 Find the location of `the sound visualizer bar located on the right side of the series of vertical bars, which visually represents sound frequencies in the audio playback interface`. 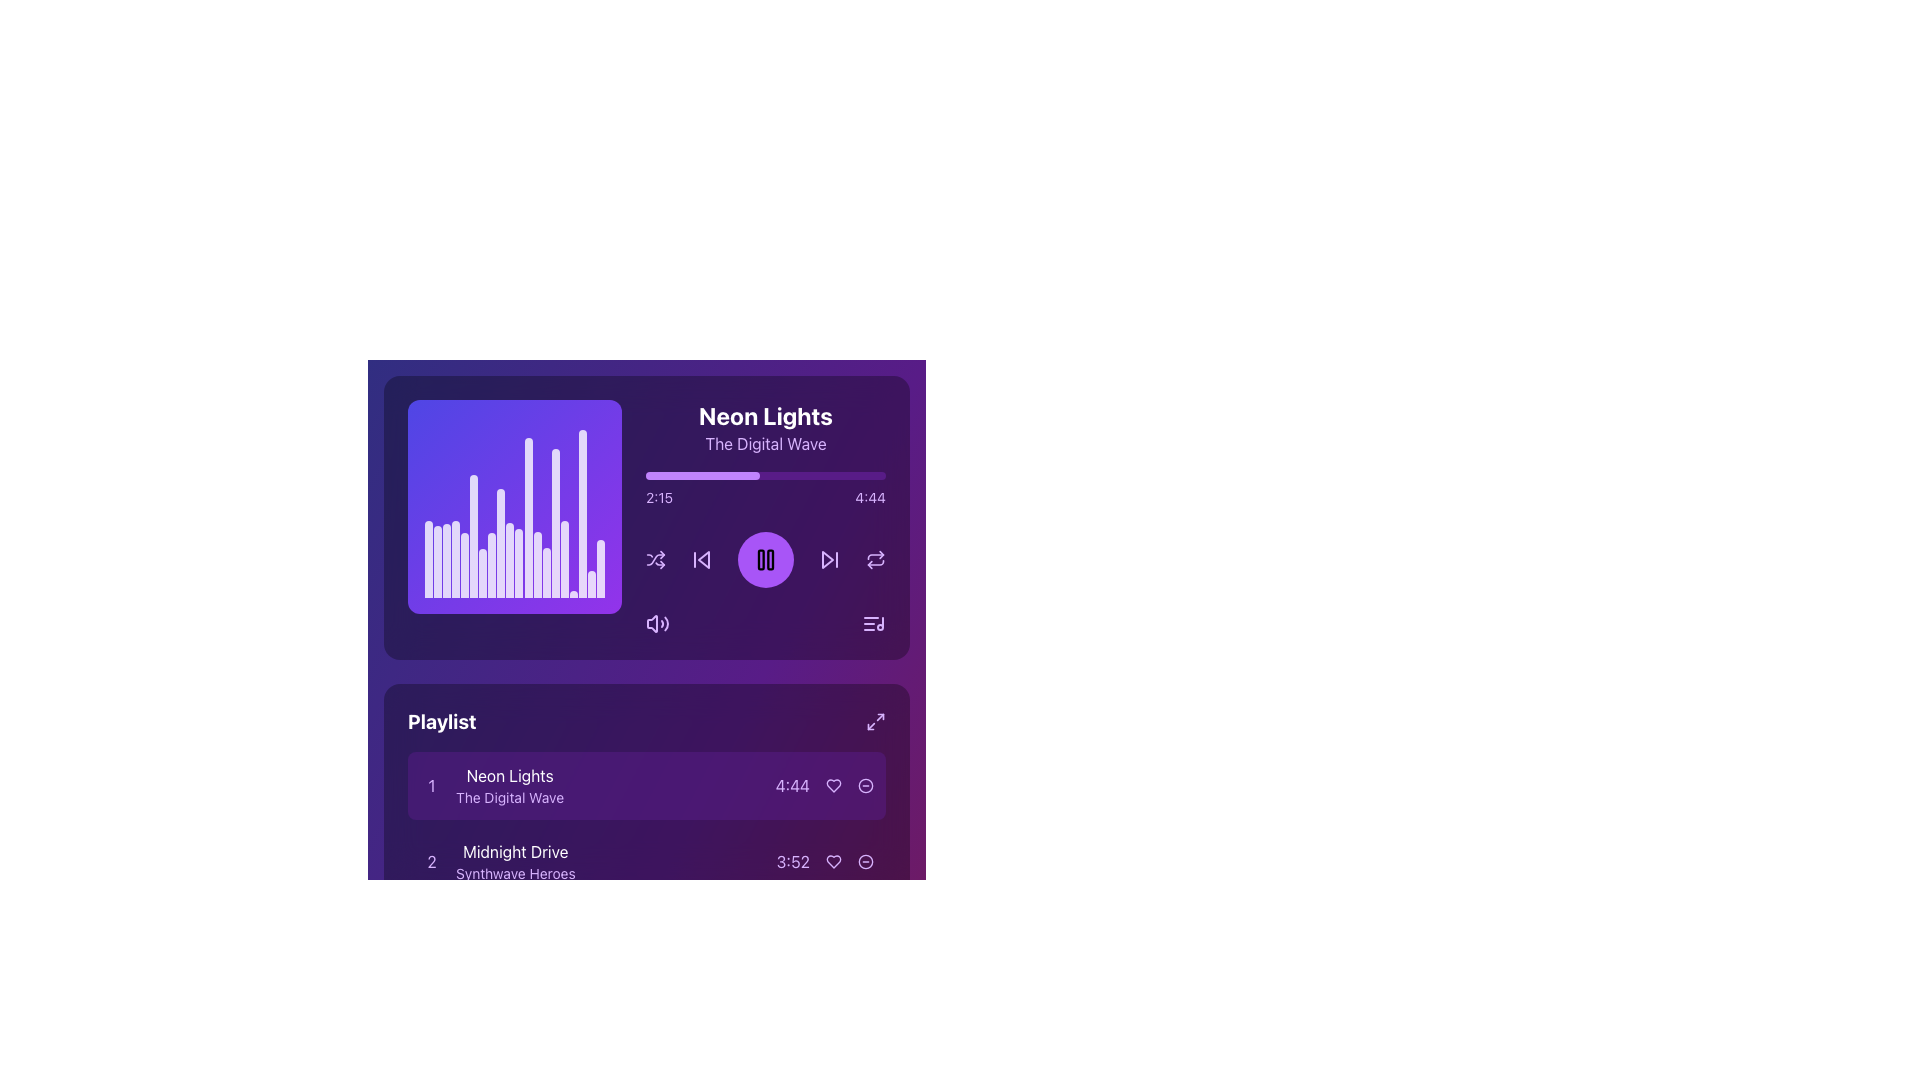

the sound visualizer bar located on the right side of the series of vertical bars, which visually represents sound frequencies in the audio playback interface is located at coordinates (582, 513).